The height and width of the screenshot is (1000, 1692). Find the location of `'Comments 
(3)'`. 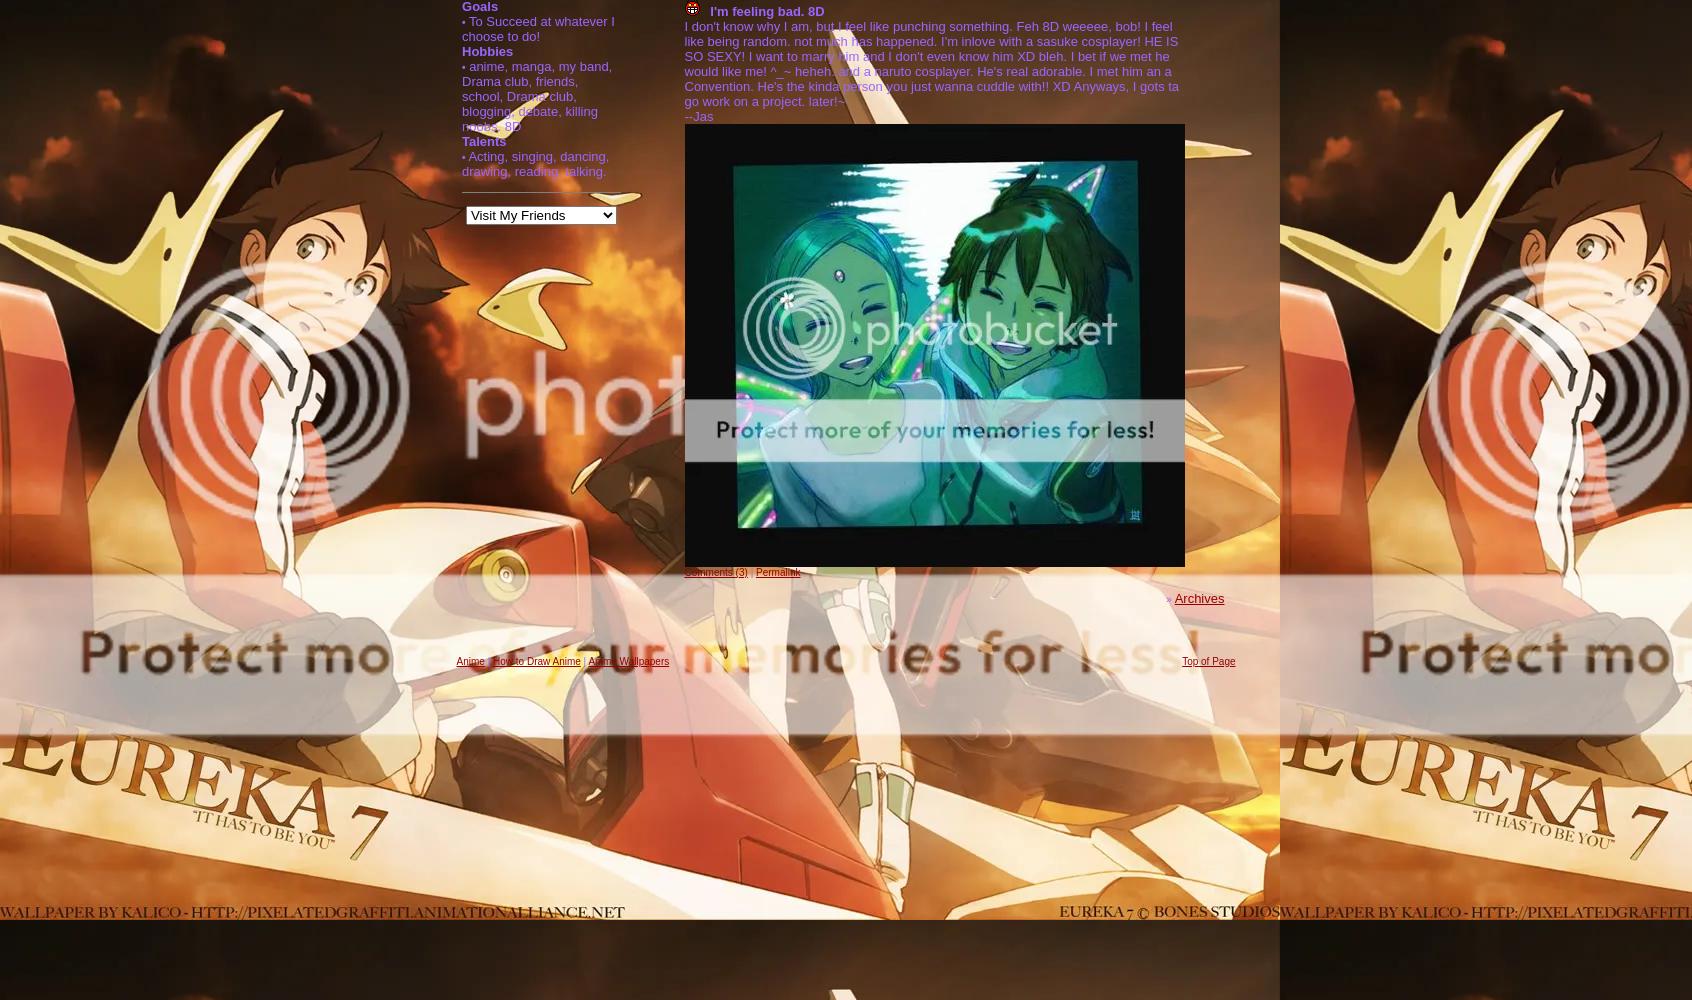

'Comments 
(3)' is located at coordinates (714, 571).